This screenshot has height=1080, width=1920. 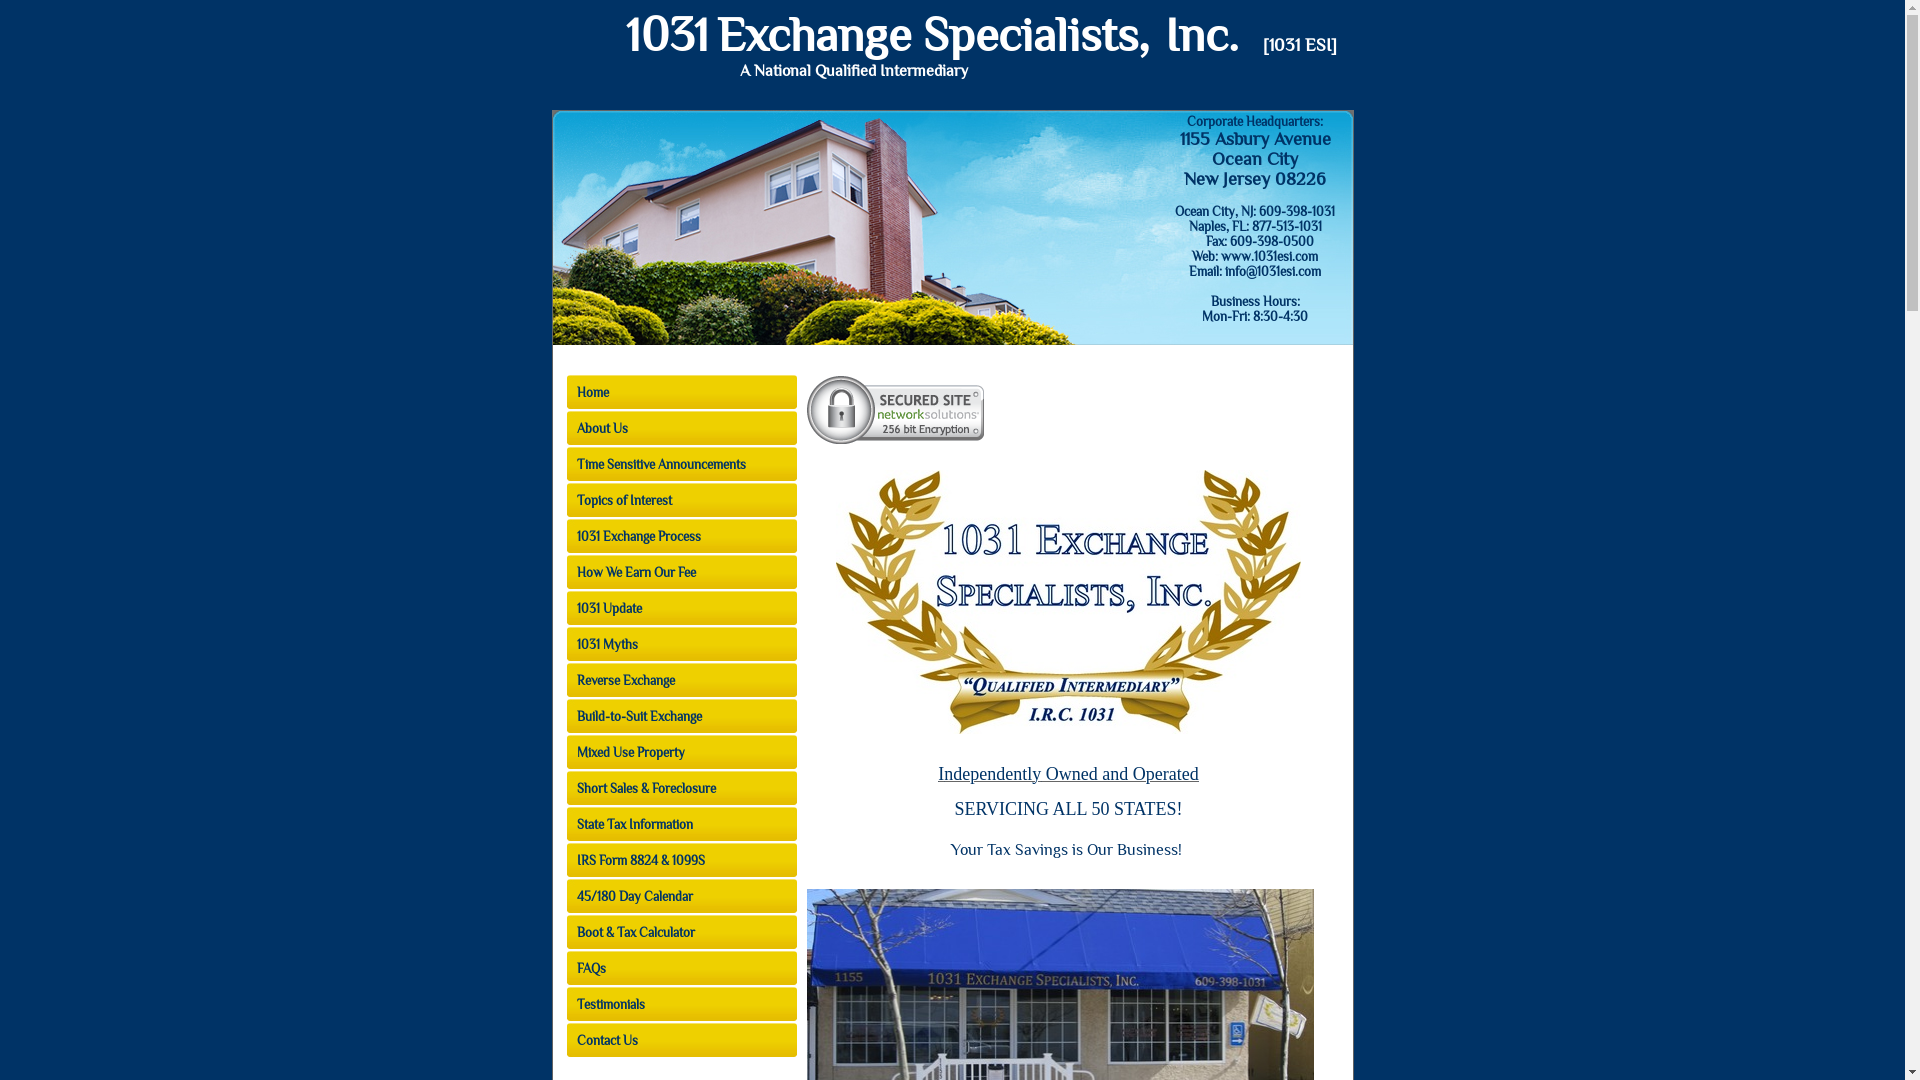 What do you see at coordinates (681, 535) in the screenshot?
I see `'1031 Exchange Process'` at bounding box center [681, 535].